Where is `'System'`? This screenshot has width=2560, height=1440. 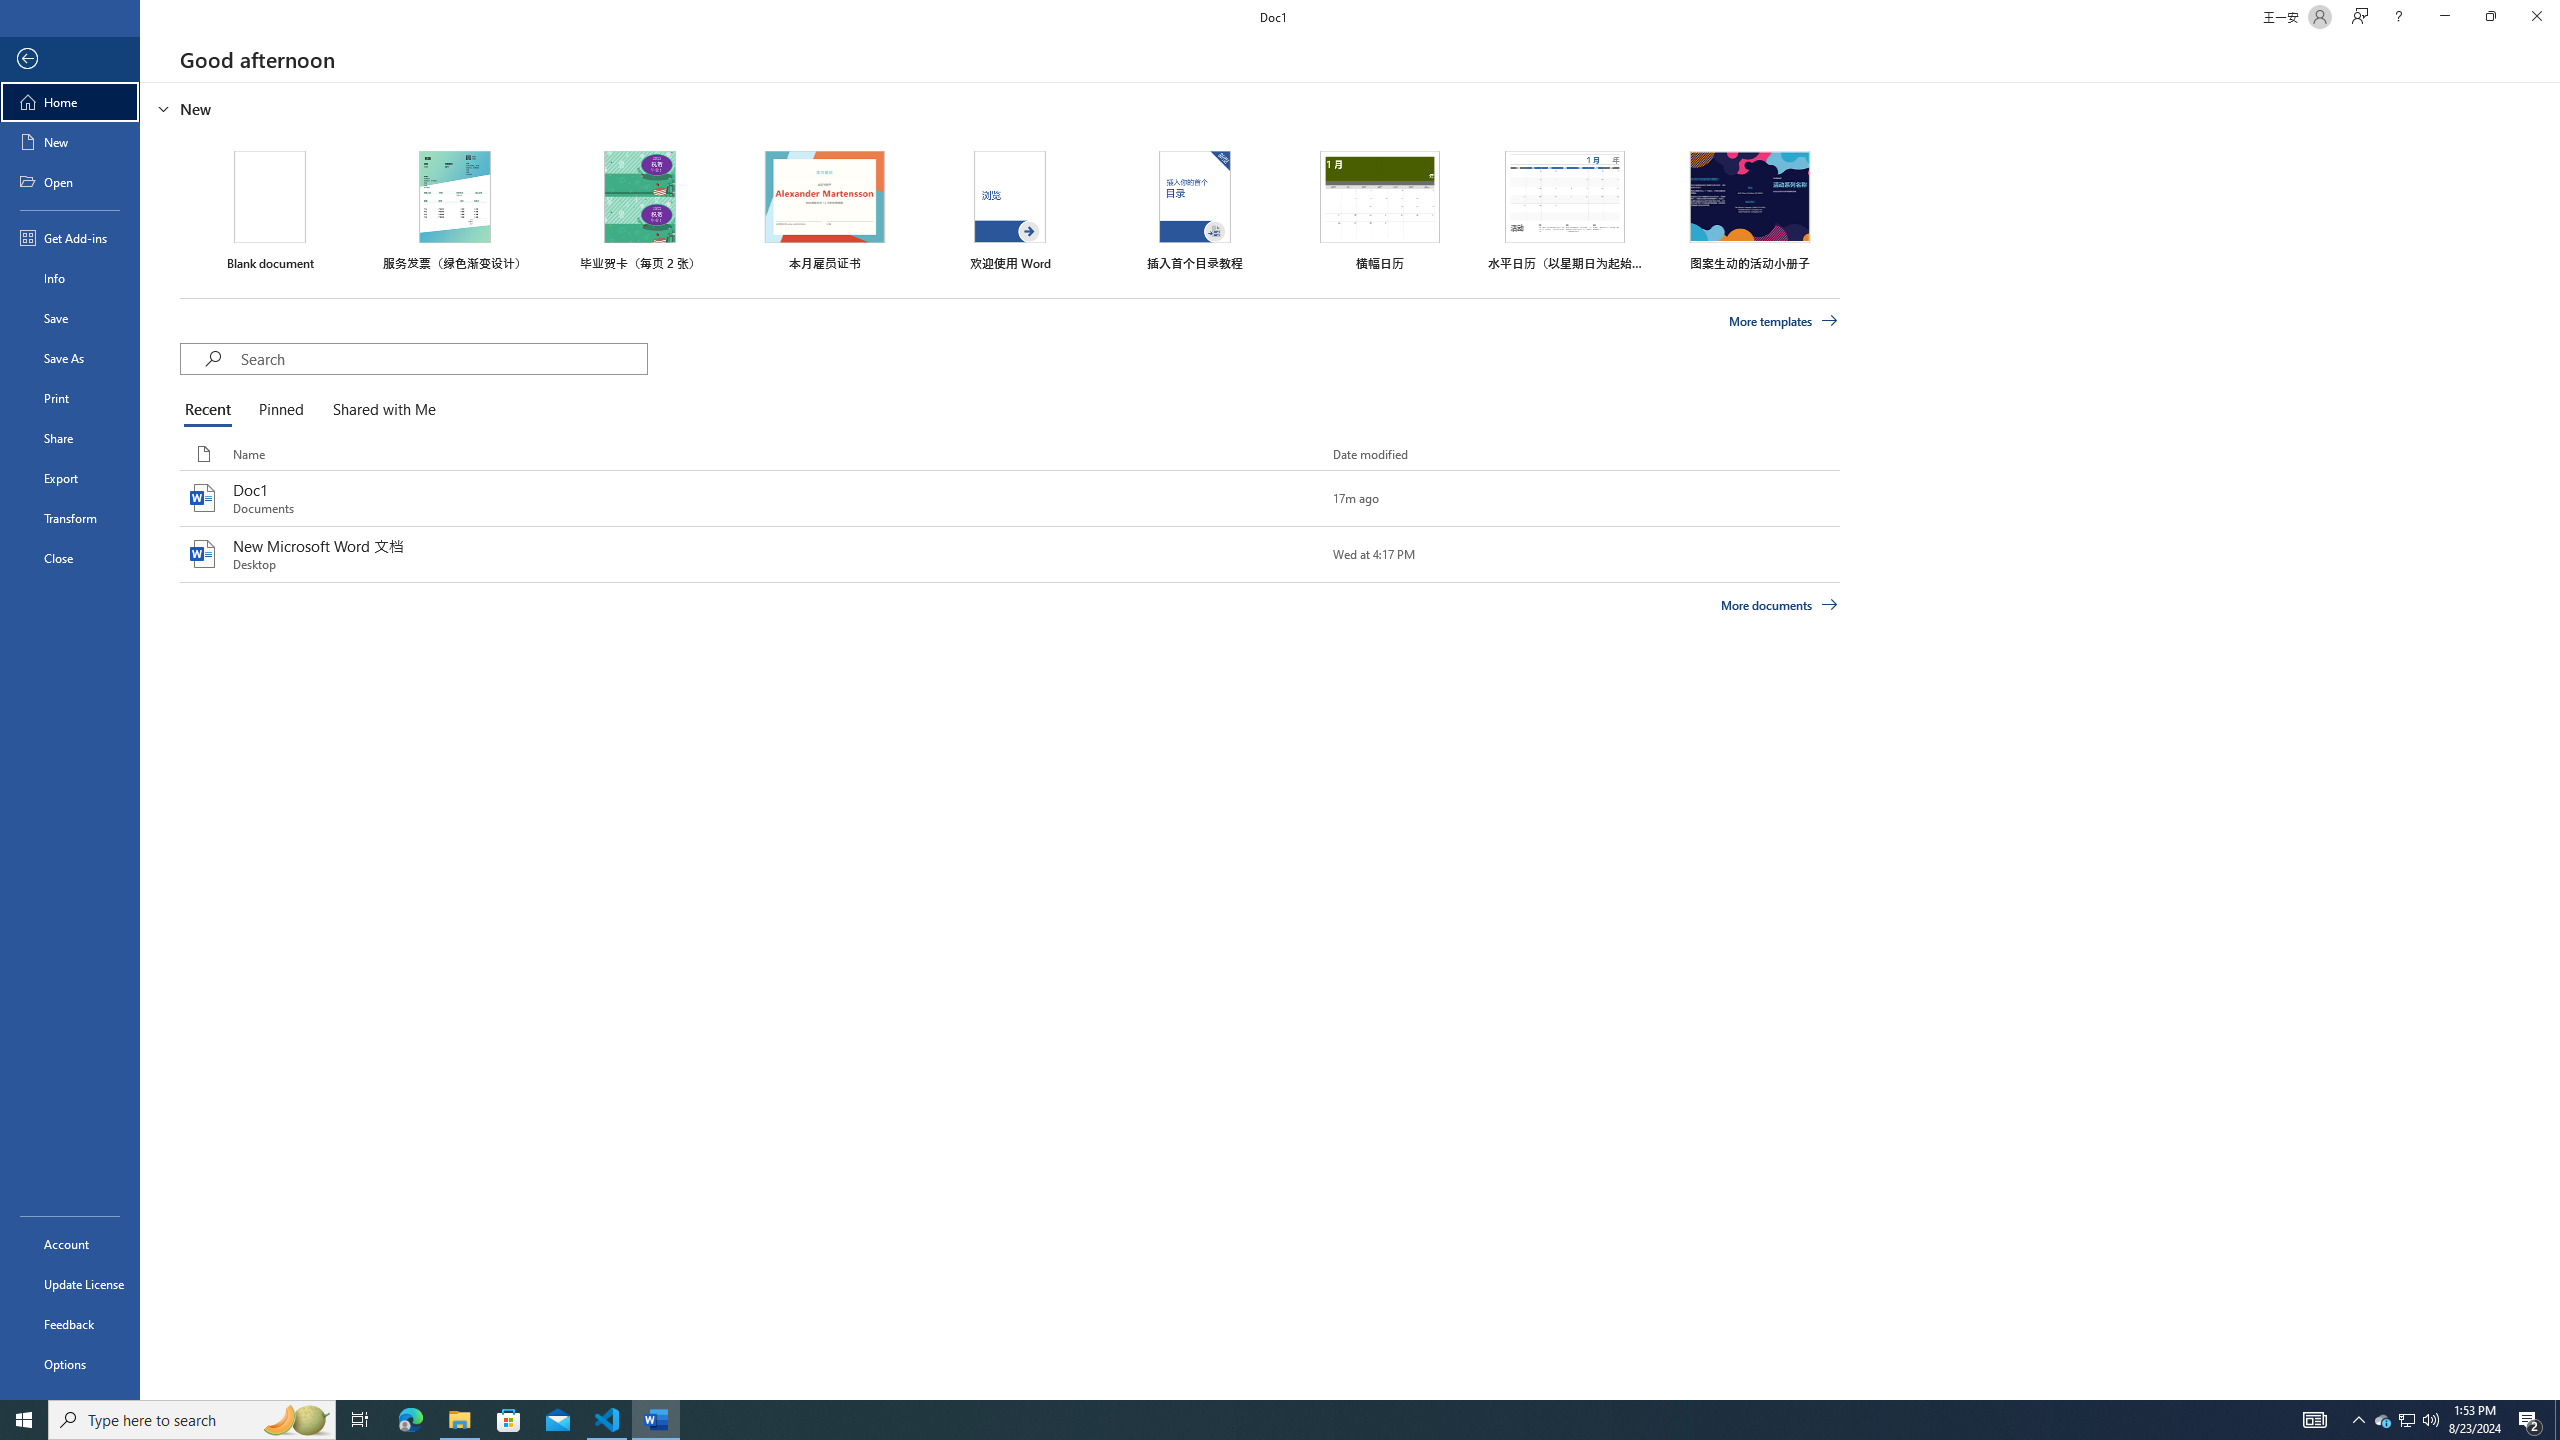
'System' is located at coordinates (11, 9).